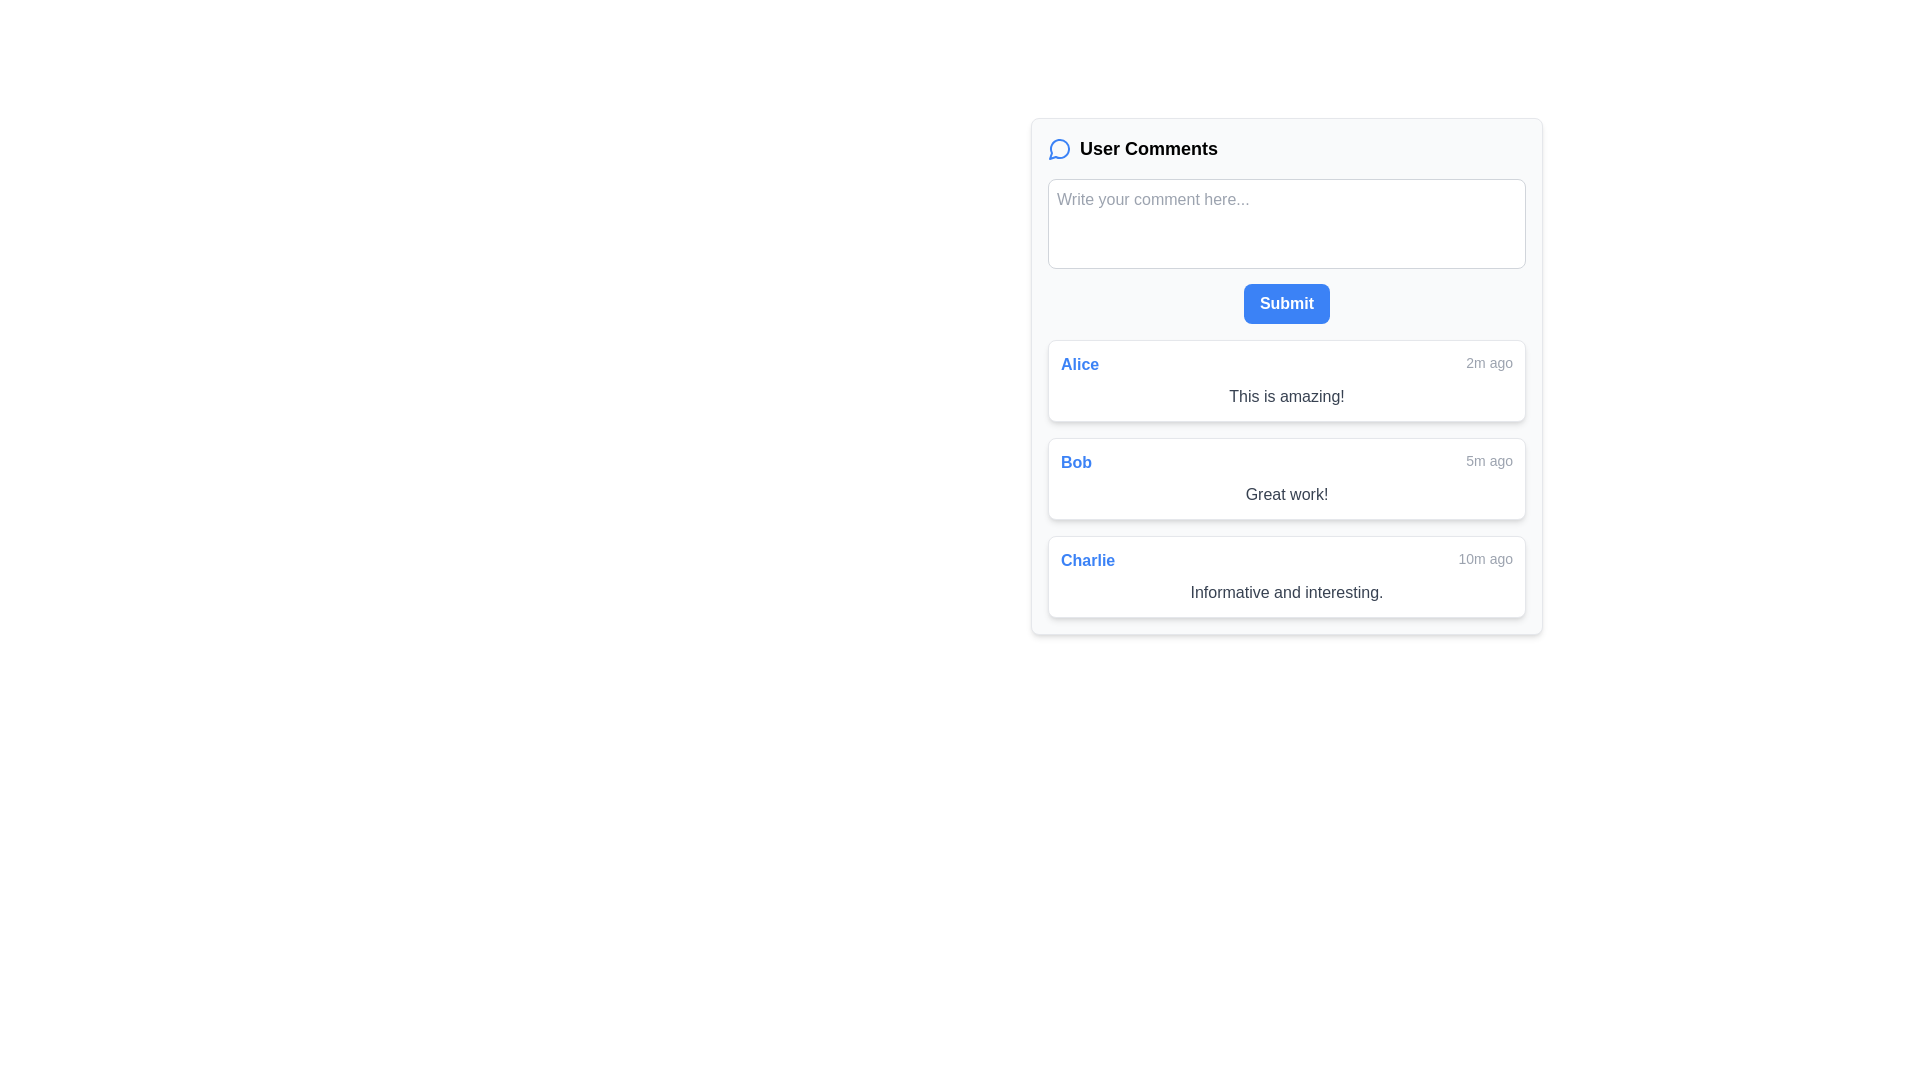 The image size is (1920, 1080). What do you see at coordinates (1058, 148) in the screenshot?
I see `the circular chat bubble icon used for comments, located near the title 'User Comments' in the user comment panel` at bounding box center [1058, 148].